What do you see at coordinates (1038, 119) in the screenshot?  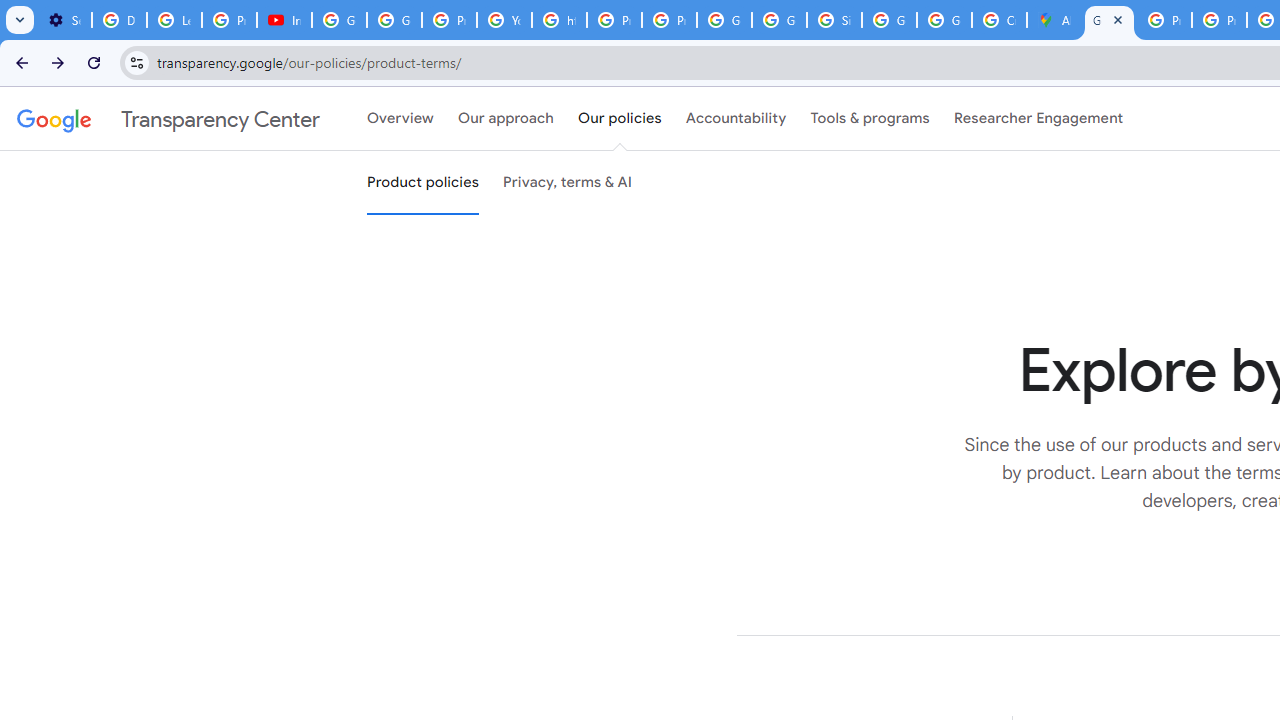 I see `'Researcher Engagement'` at bounding box center [1038, 119].